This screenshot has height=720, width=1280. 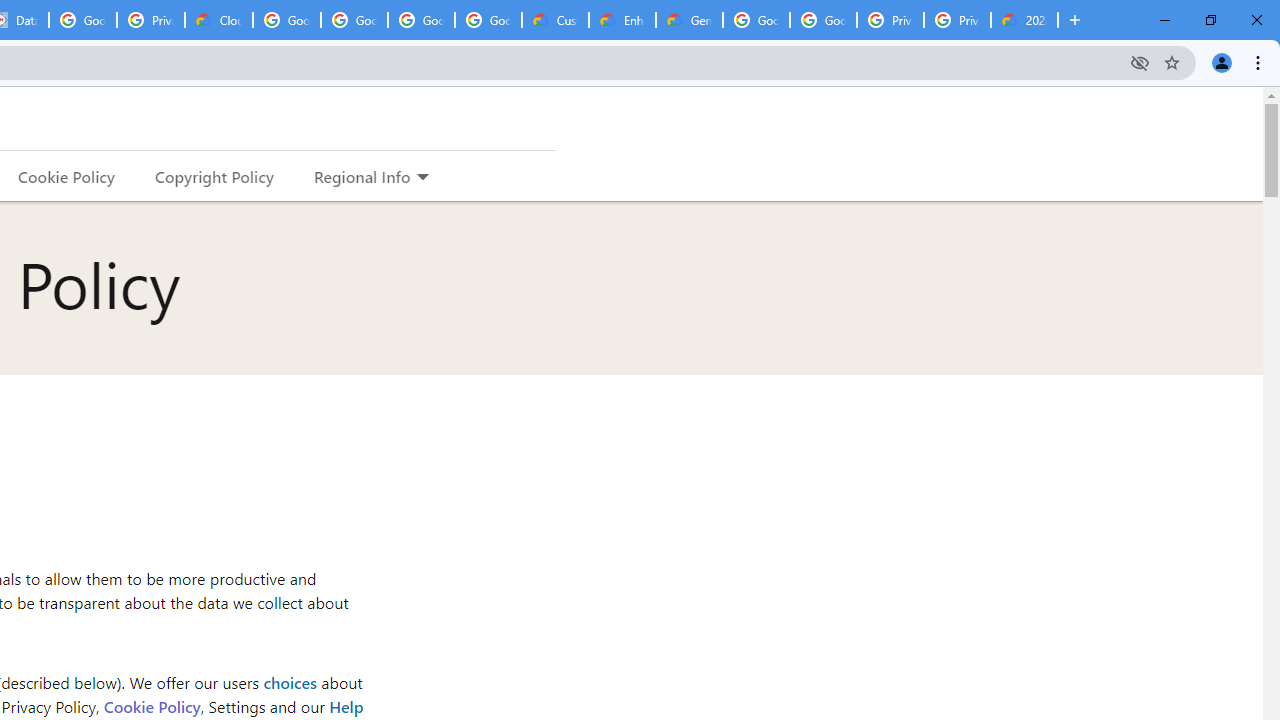 I want to click on 'Google Cloud Platform', so click(x=755, y=20).